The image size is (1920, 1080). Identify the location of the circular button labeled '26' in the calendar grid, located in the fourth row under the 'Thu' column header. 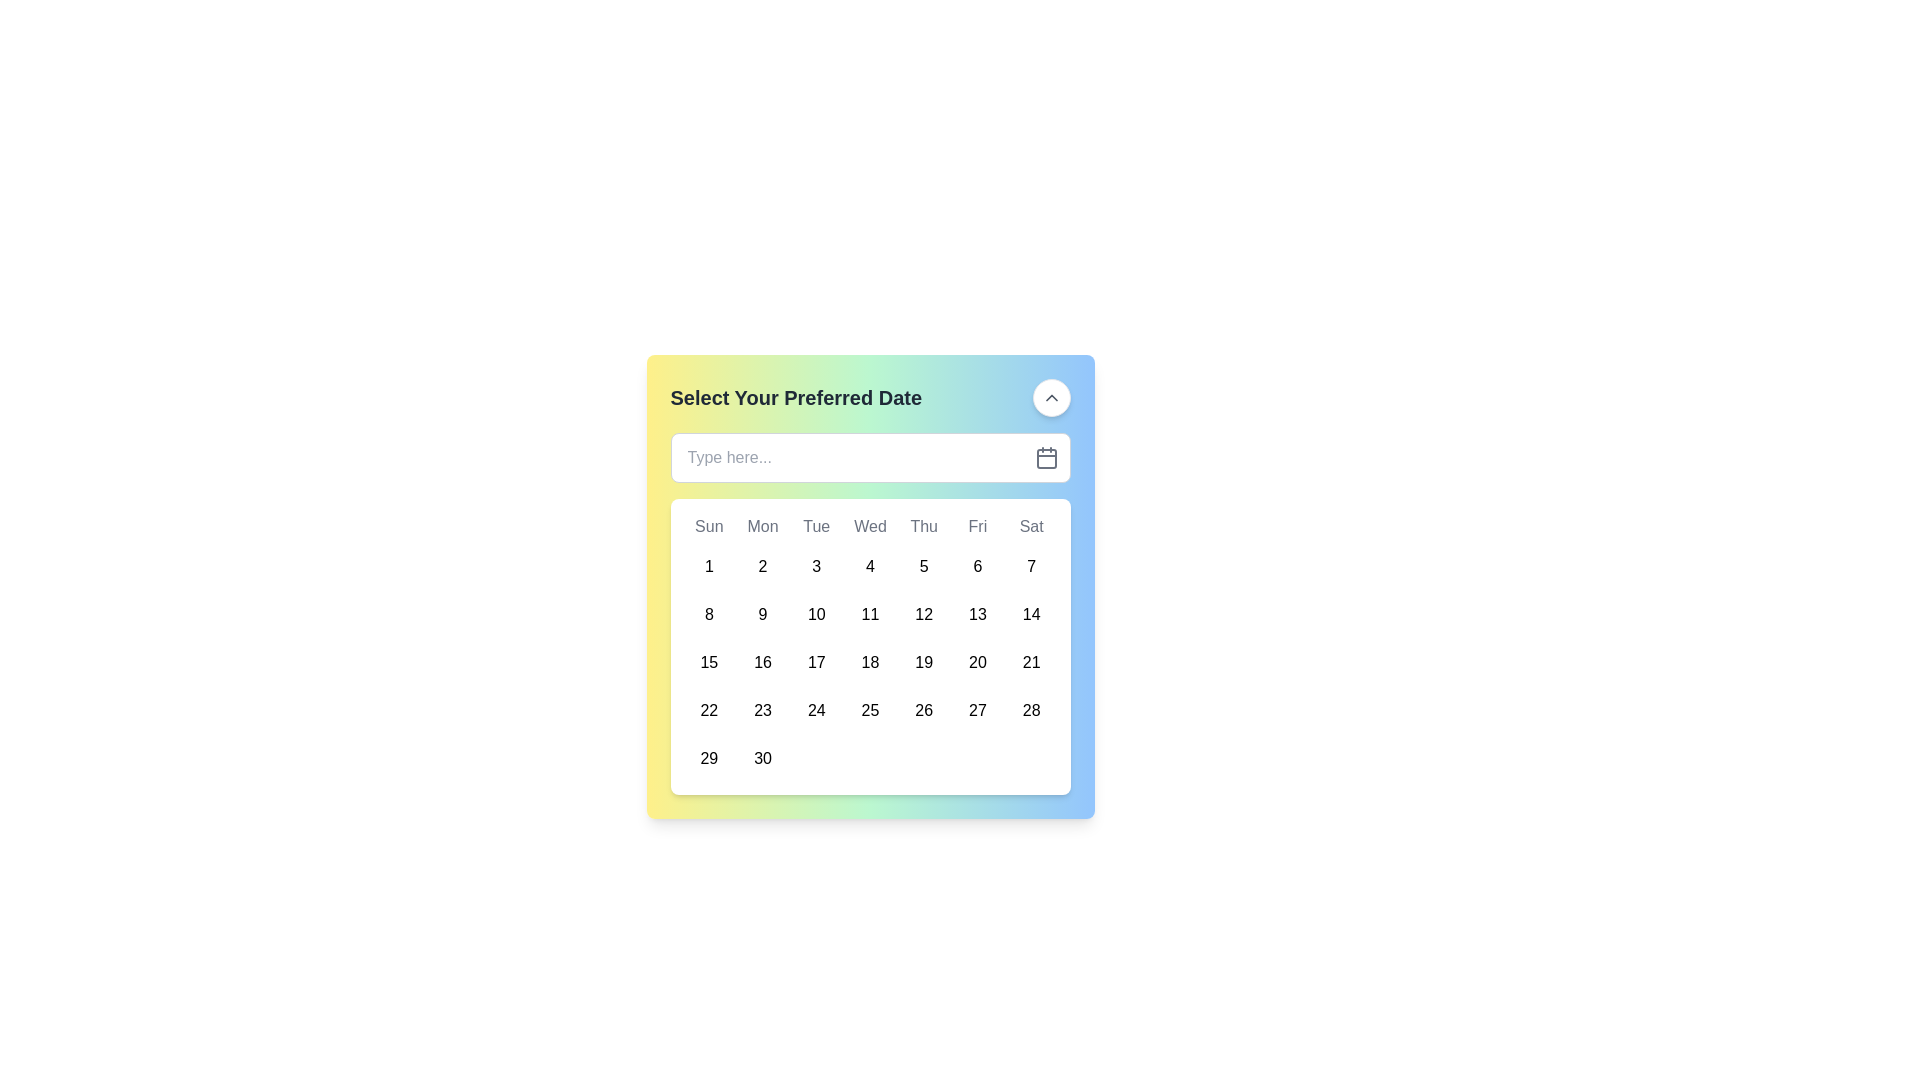
(923, 709).